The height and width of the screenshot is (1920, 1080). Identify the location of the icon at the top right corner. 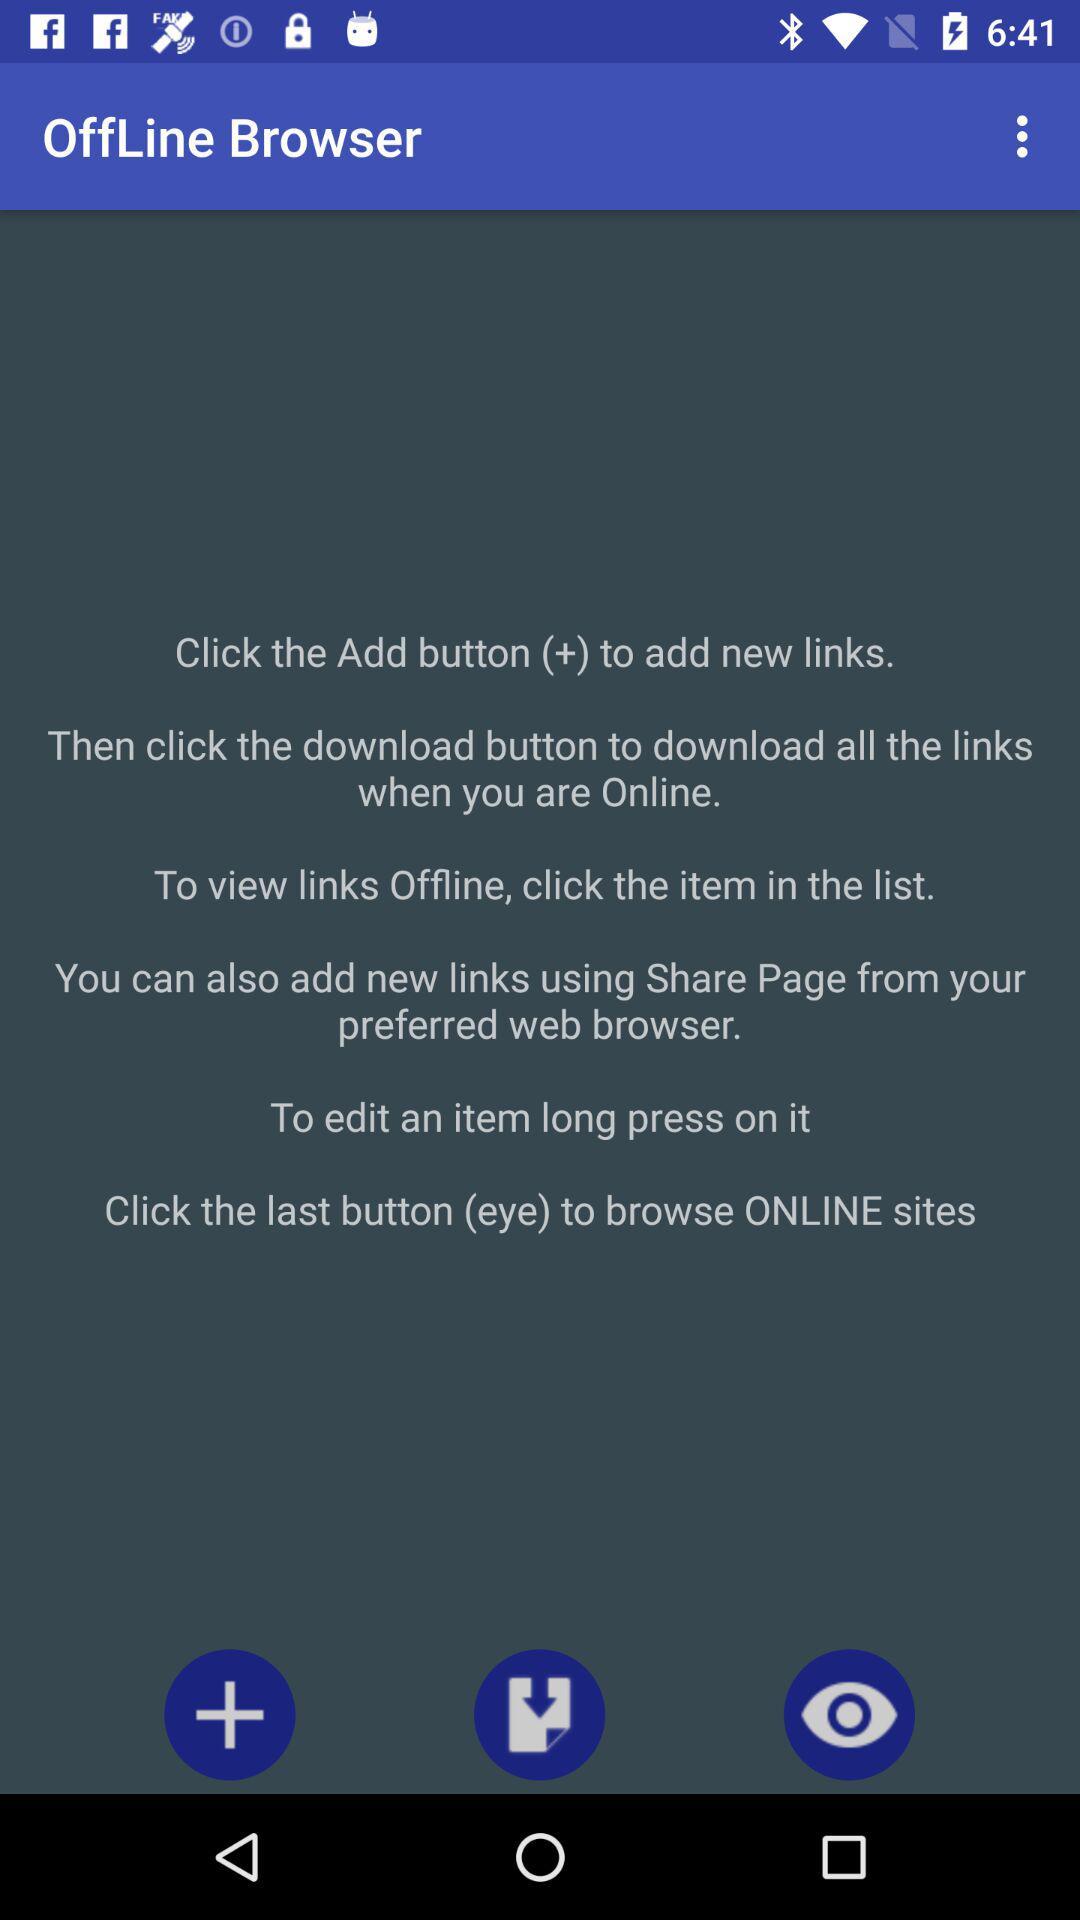
(1027, 135).